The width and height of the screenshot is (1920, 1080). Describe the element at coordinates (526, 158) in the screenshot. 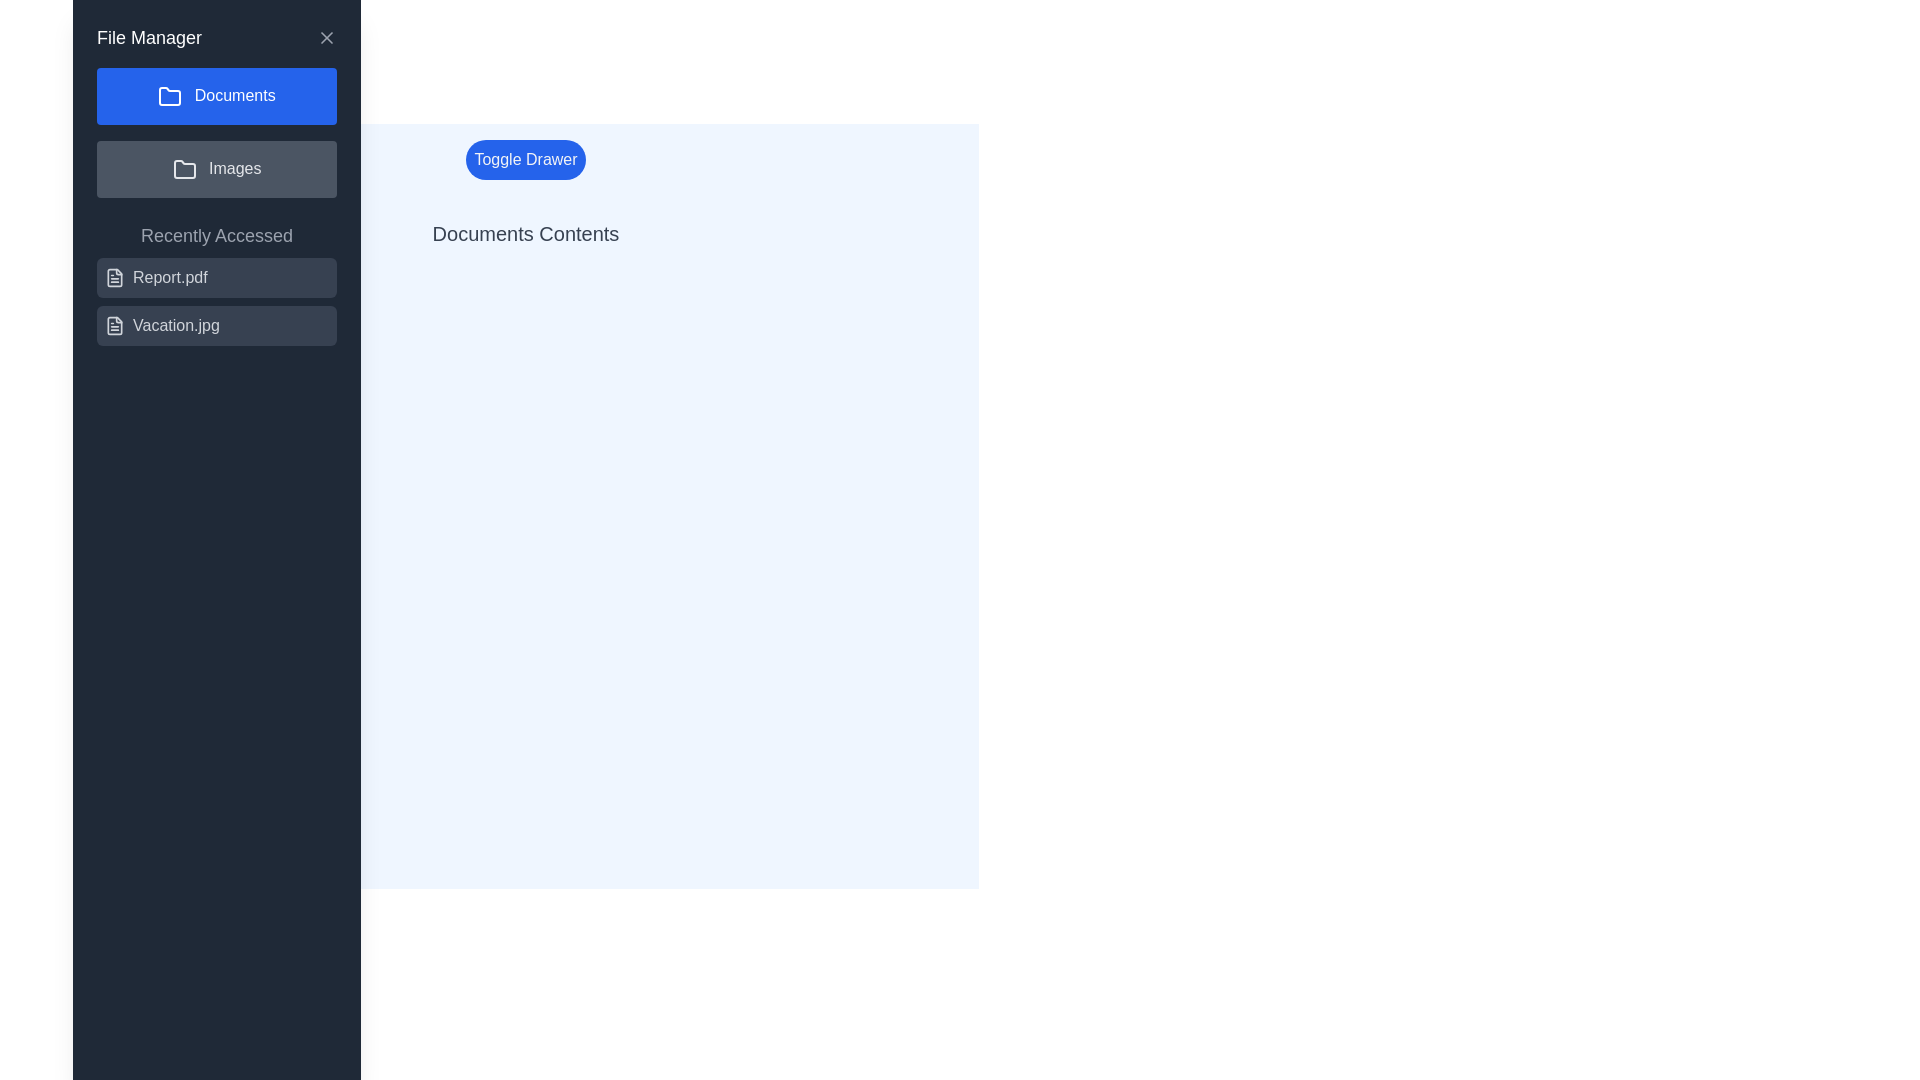

I see `the button located near the top right of the main content area, aligned with the title 'Documents Contents'` at that location.